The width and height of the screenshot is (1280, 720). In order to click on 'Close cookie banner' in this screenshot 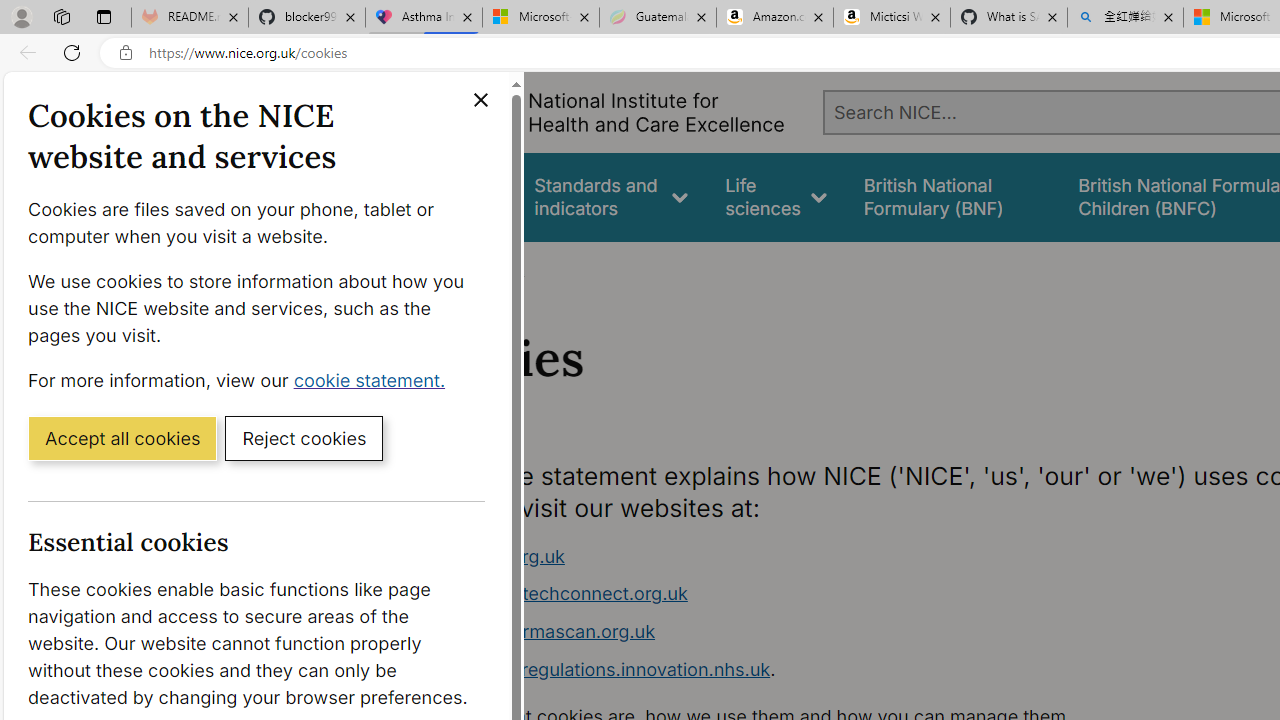, I will do `click(480, 100)`.